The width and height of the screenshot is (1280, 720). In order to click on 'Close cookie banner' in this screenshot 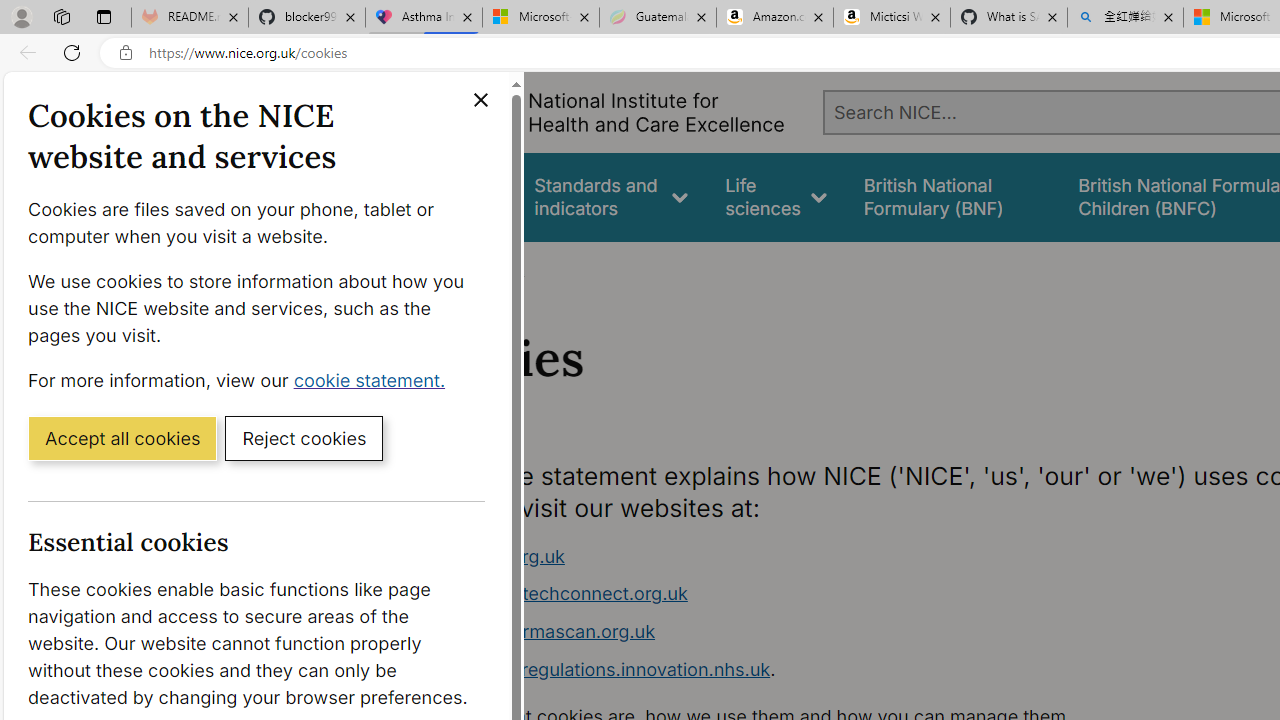, I will do `click(480, 100)`.